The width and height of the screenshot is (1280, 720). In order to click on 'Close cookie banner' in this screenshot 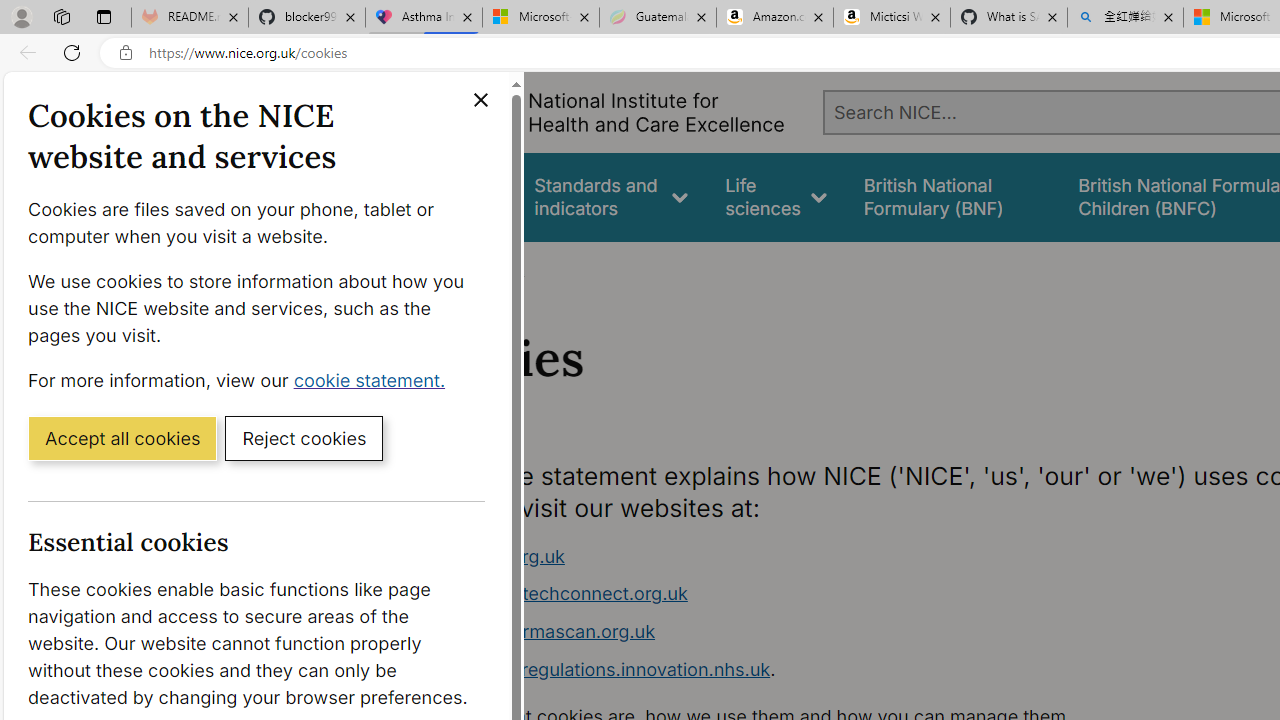, I will do `click(480, 100)`.